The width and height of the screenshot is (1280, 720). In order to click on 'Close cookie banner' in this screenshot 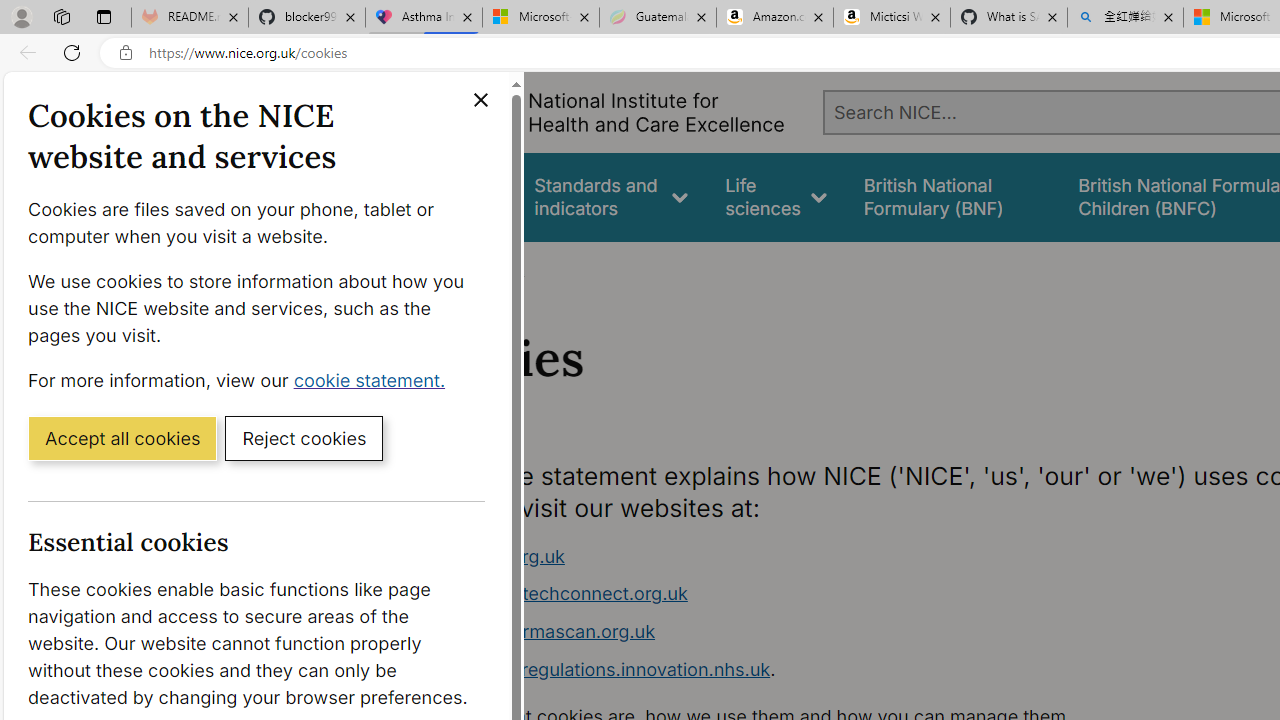, I will do `click(480, 100)`.